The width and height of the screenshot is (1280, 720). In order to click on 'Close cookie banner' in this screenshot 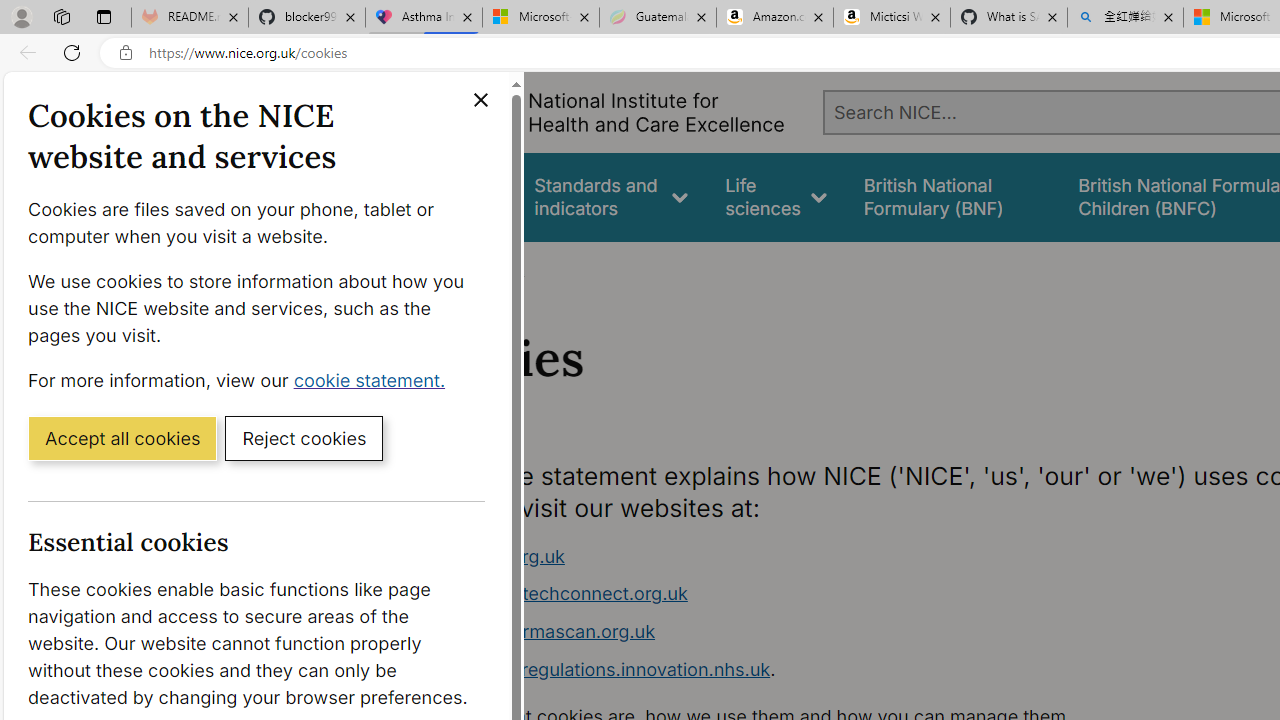, I will do `click(480, 100)`.